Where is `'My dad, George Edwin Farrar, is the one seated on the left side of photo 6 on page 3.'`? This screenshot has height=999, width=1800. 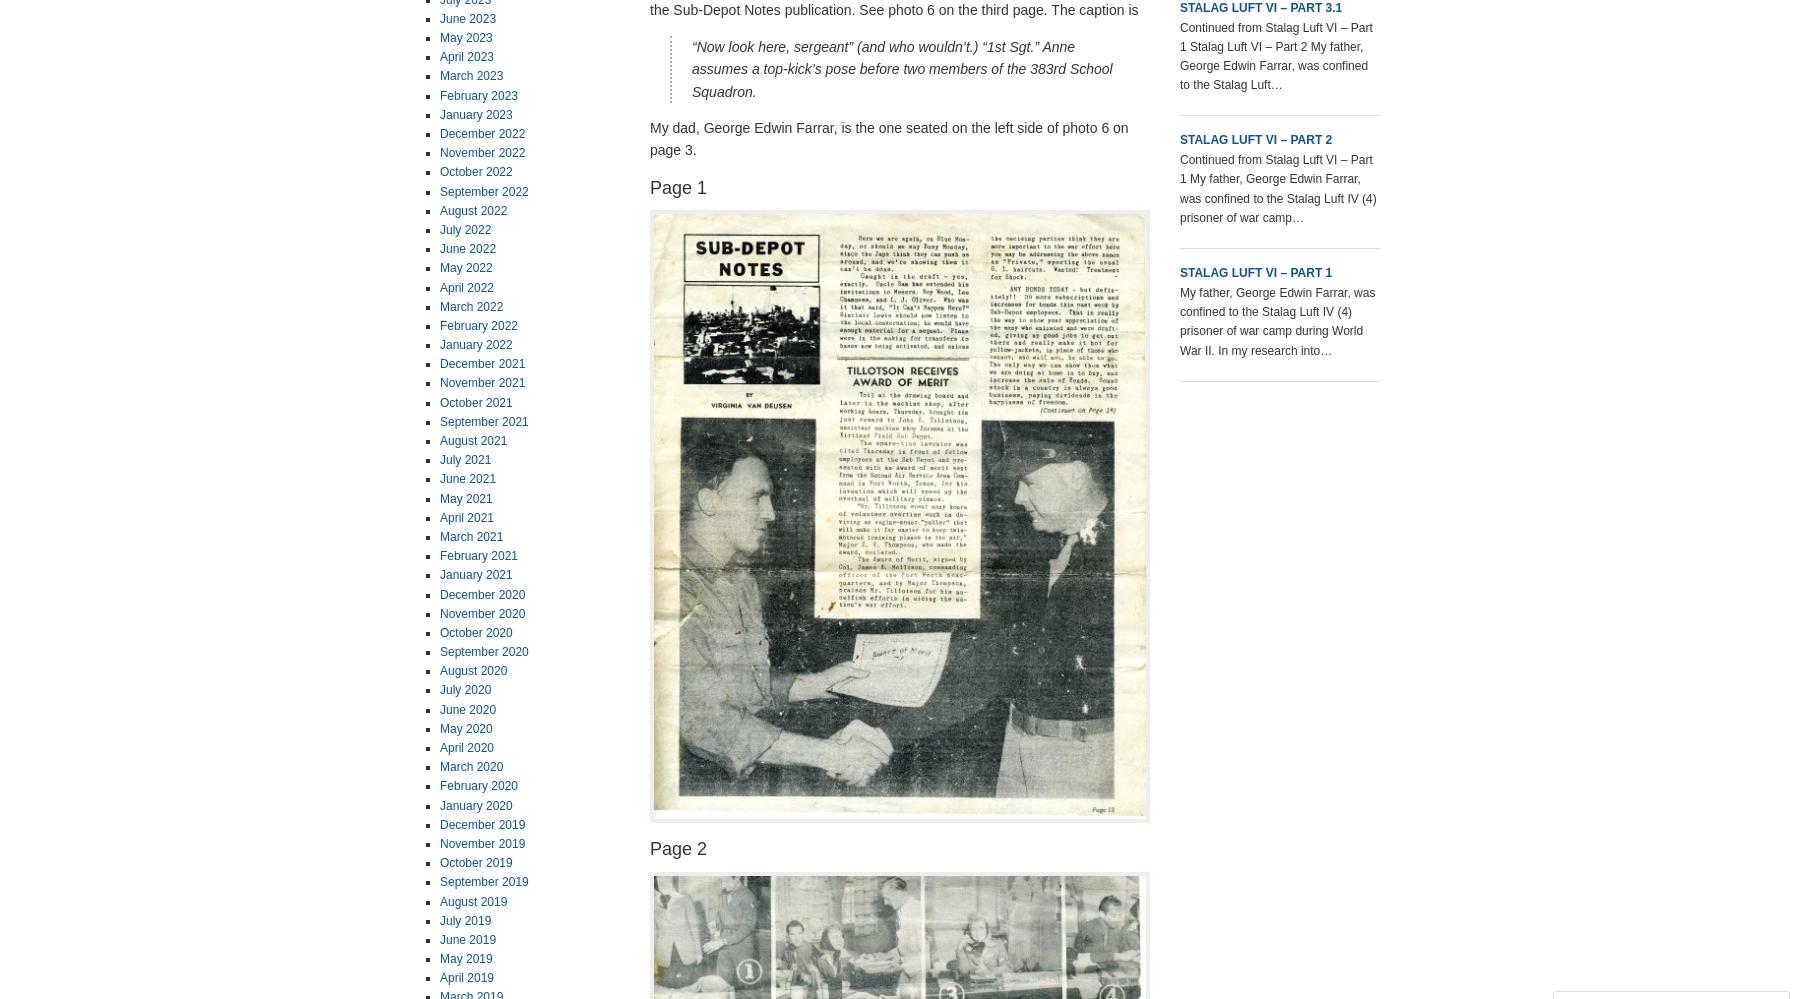
'My dad, George Edwin Farrar, is the one seated on the left side of photo 6 on page 3.' is located at coordinates (889, 138).